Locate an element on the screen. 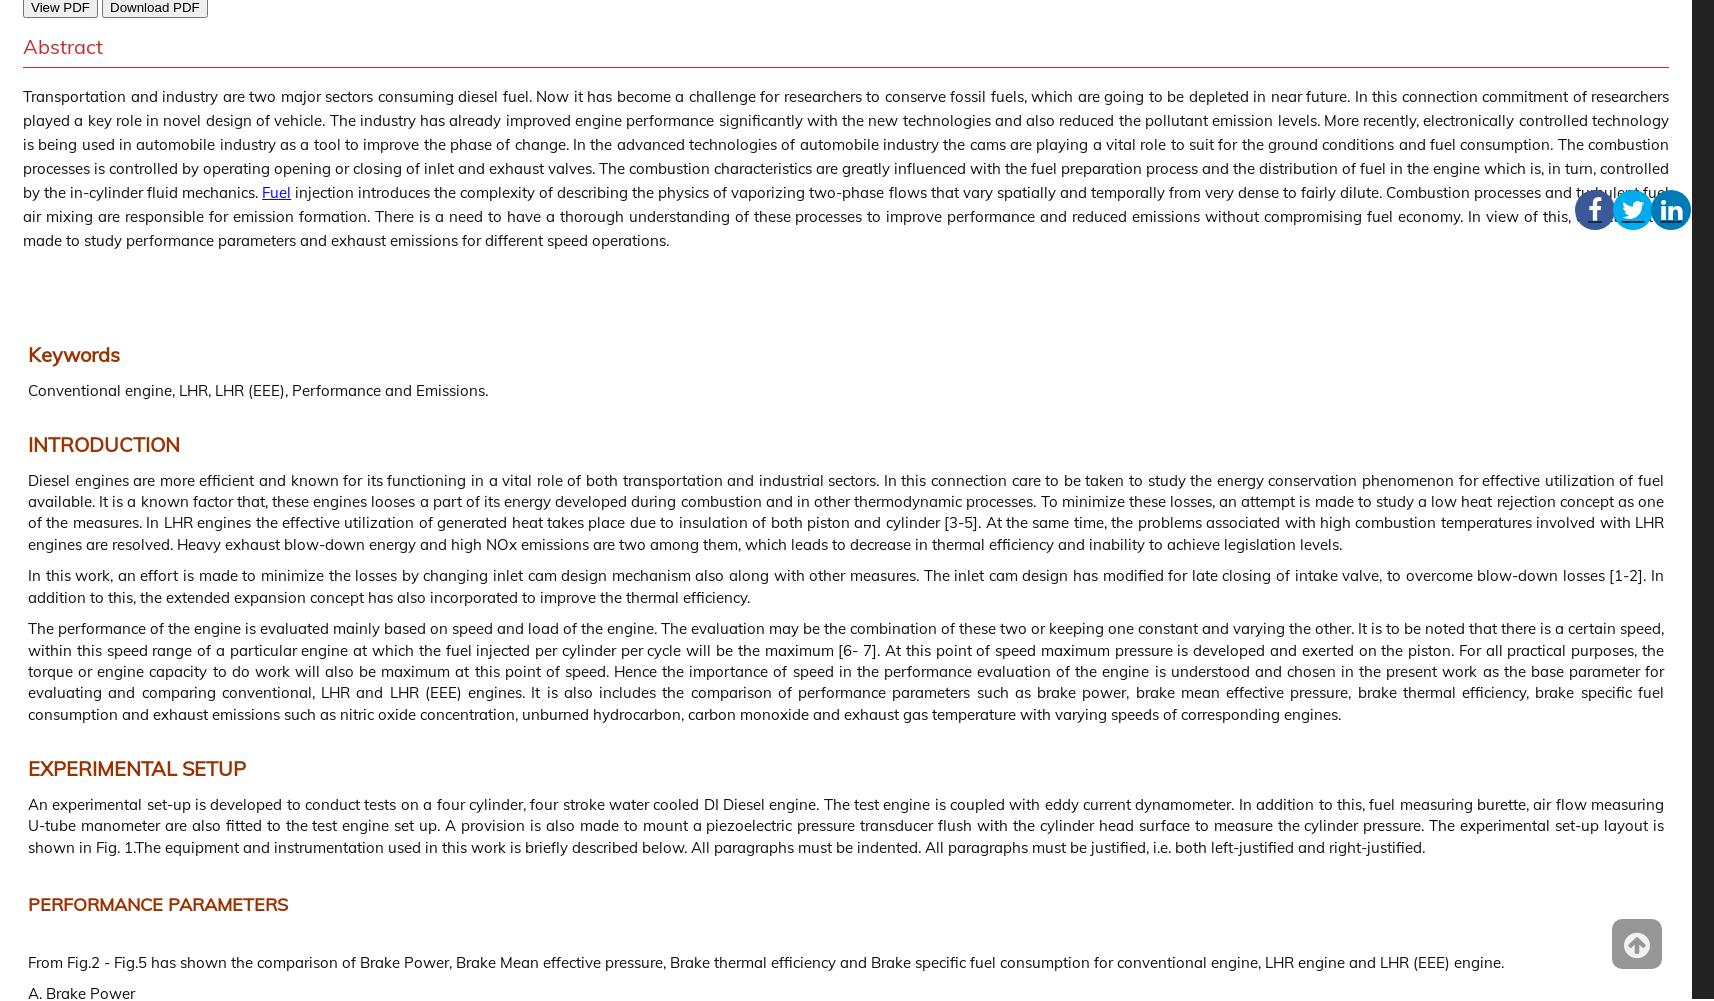 This screenshot has width=1714, height=1001. 'PERFORMANCE PARAMETERS' is located at coordinates (26, 904).